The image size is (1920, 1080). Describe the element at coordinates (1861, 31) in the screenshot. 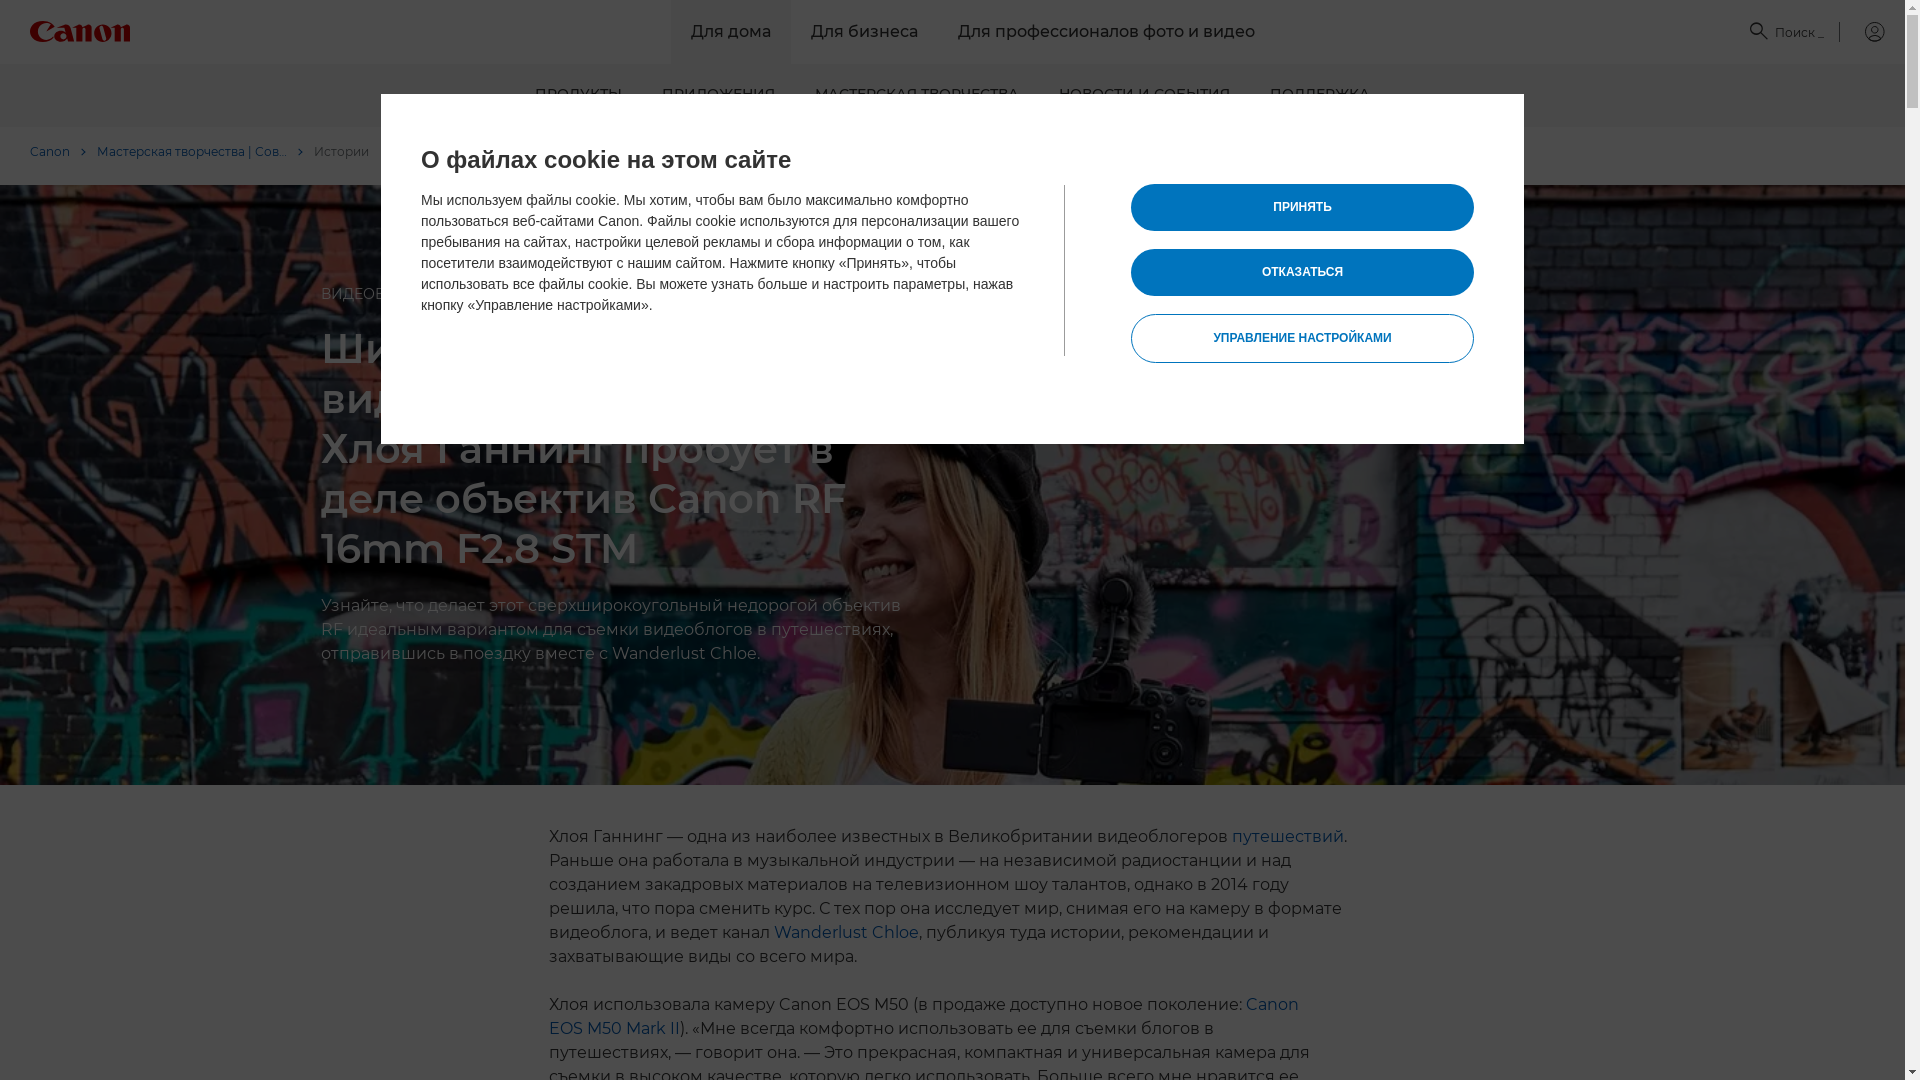

I see `'My Canon'` at that location.